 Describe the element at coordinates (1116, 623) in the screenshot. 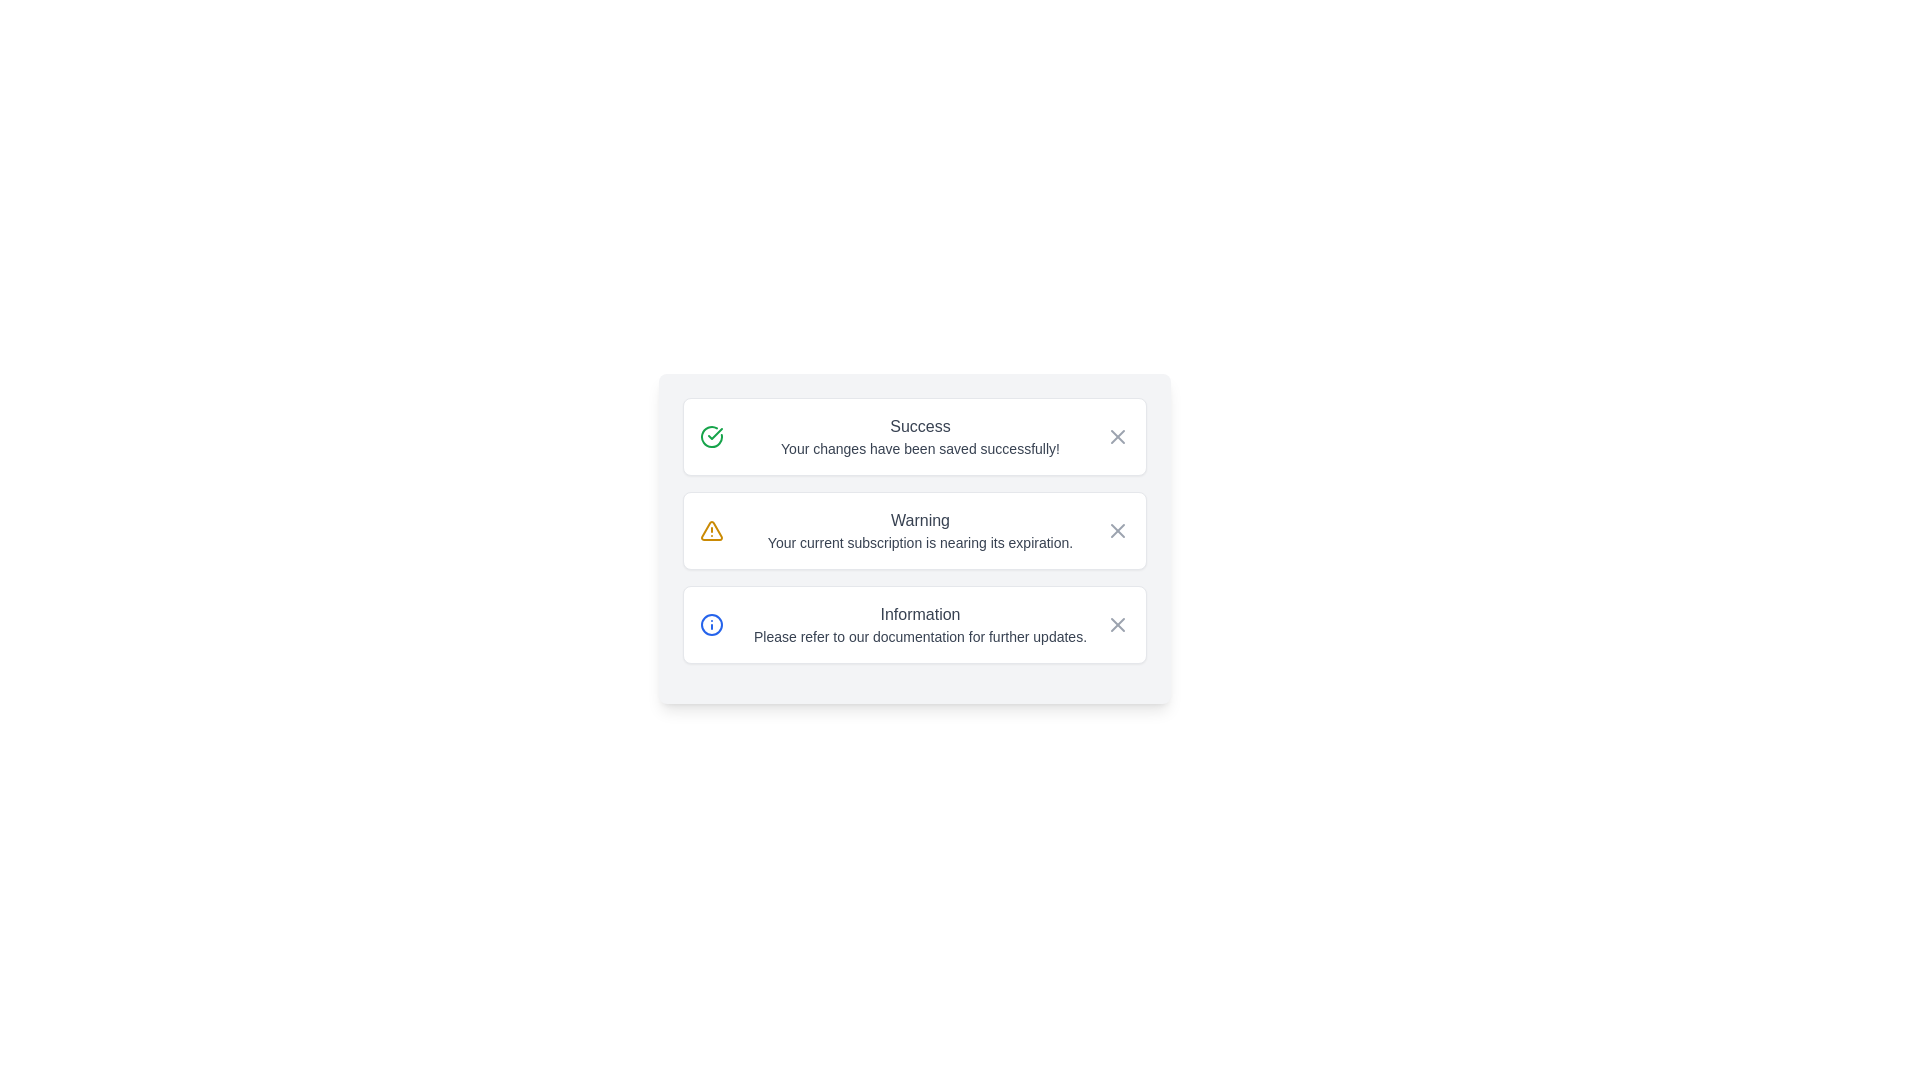

I see `the close button located in the top-right area of the 'Information' notification card to change its color` at that location.